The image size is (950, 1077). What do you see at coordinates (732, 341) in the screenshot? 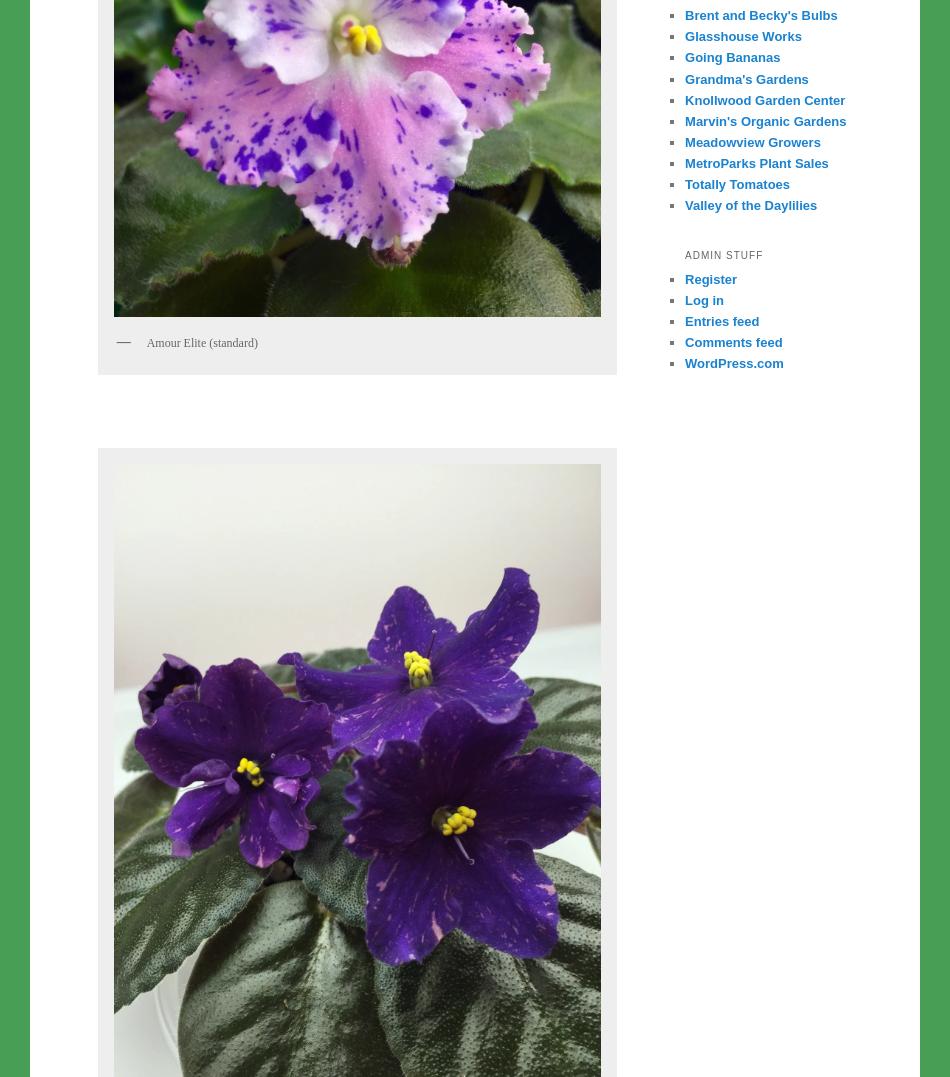
I see `'Comments feed'` at bounding box center [732, 341].